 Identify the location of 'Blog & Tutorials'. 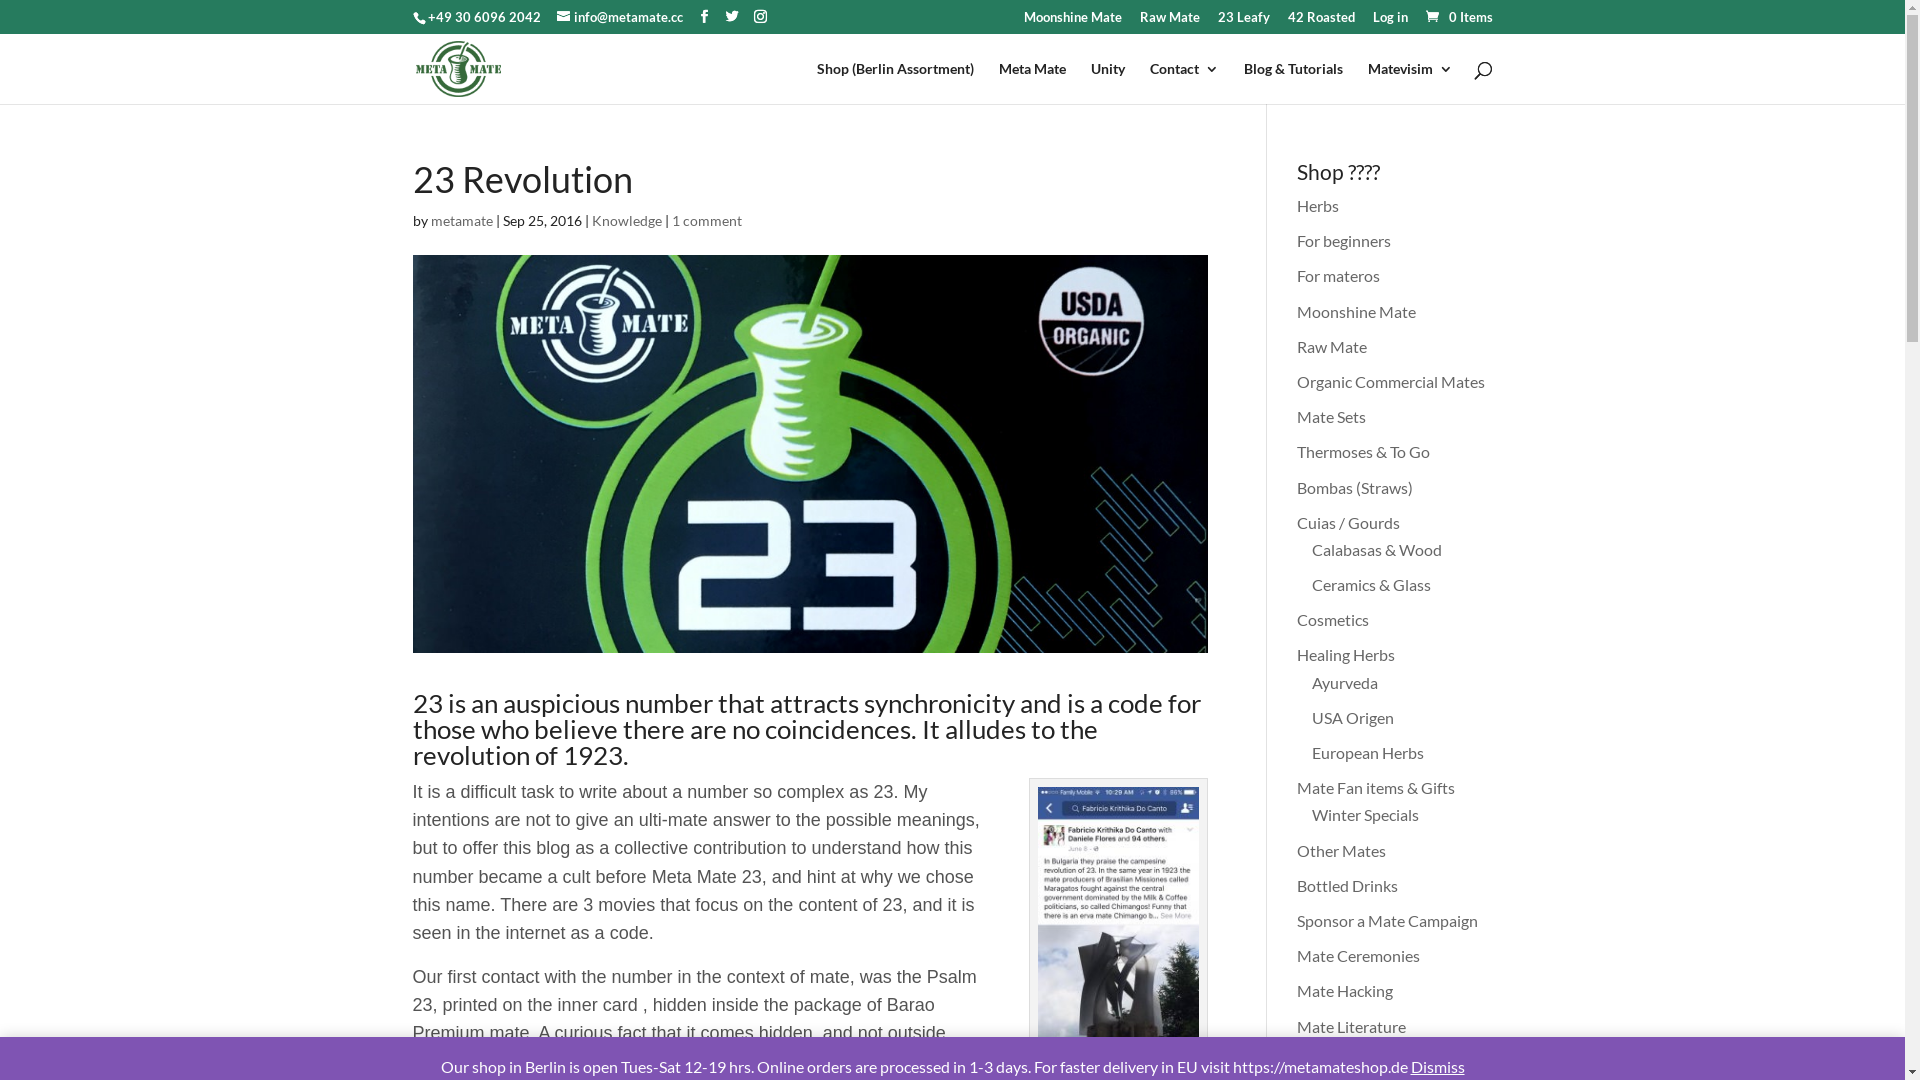
(1293, 82).